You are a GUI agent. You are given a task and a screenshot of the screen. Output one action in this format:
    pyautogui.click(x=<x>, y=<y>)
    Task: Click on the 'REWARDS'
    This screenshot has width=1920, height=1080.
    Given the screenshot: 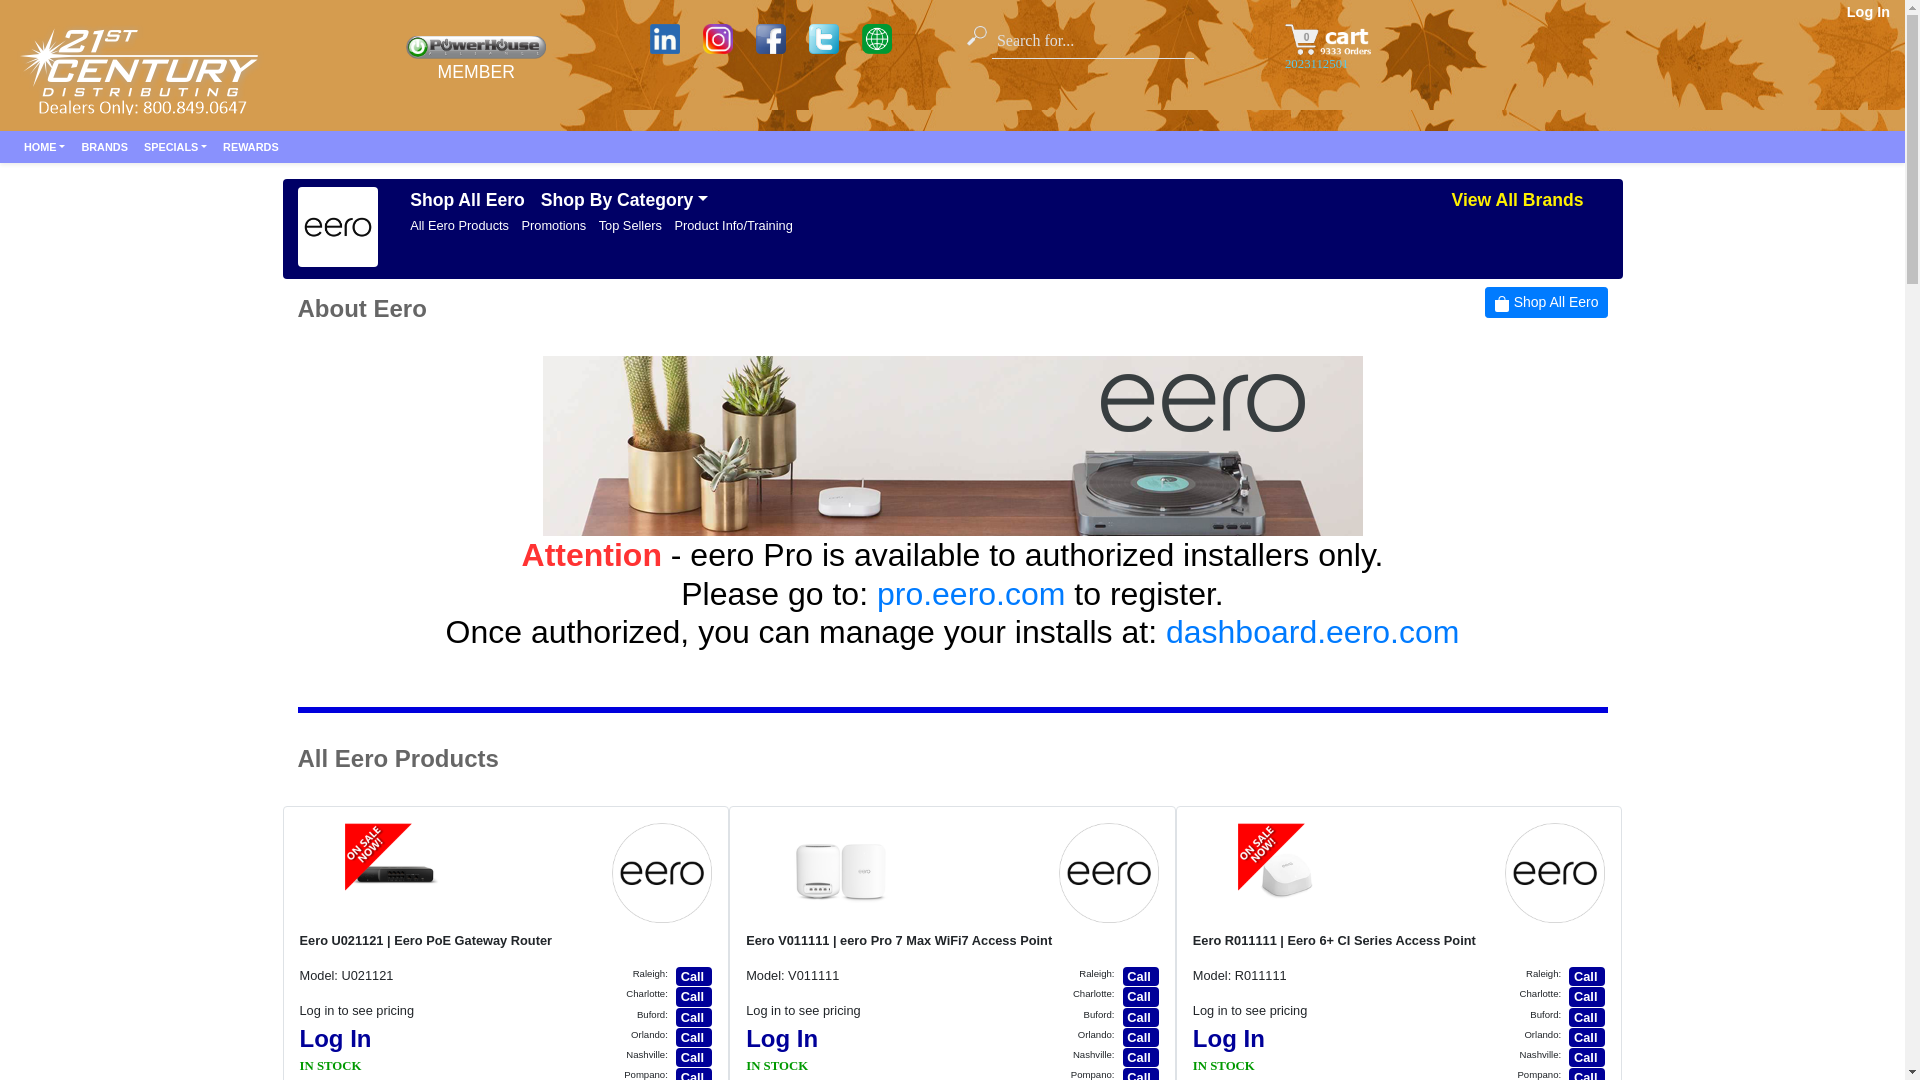 What is the action you would take?
    pyautogui.click(x=249, y=145)
    